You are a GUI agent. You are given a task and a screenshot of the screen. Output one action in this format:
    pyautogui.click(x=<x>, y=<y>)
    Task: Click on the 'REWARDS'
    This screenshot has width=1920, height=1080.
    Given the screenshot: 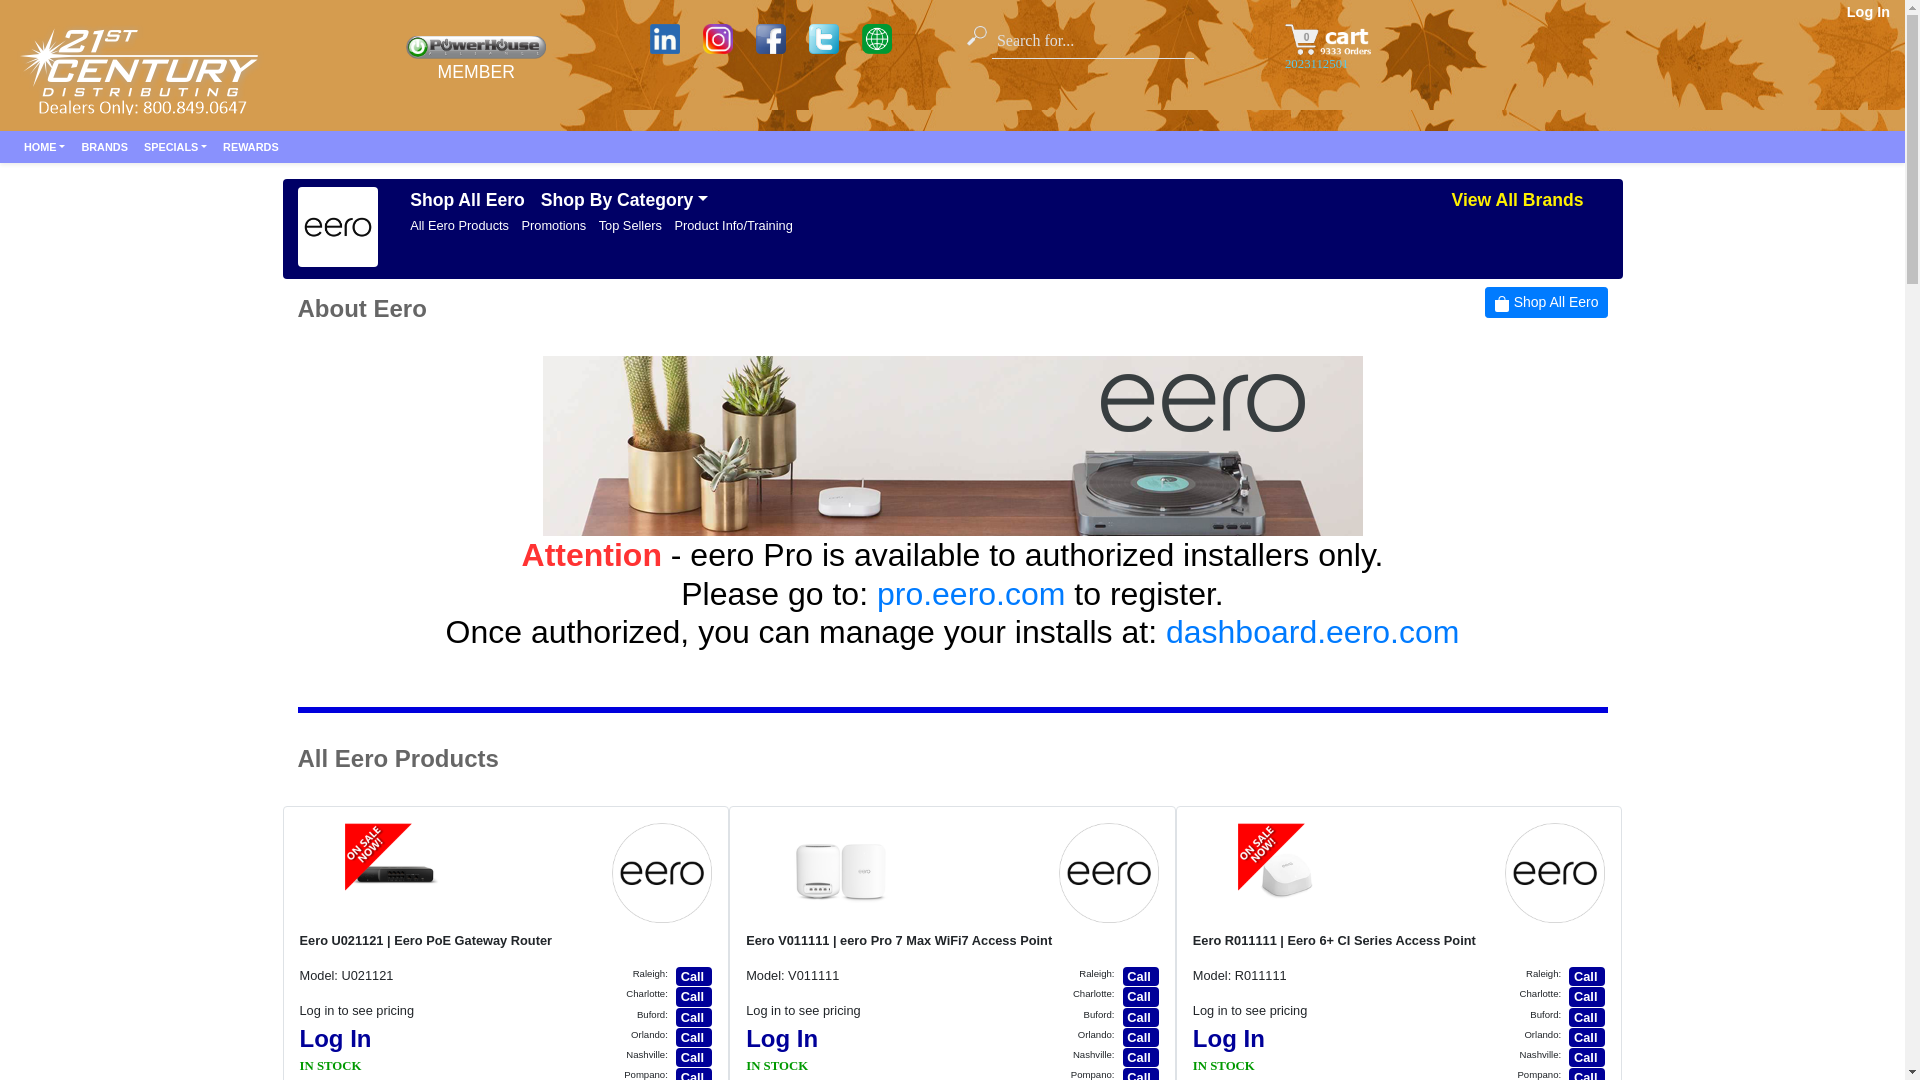 What is the action you would take?
    pyautogui.click(x=249, y=145)
    